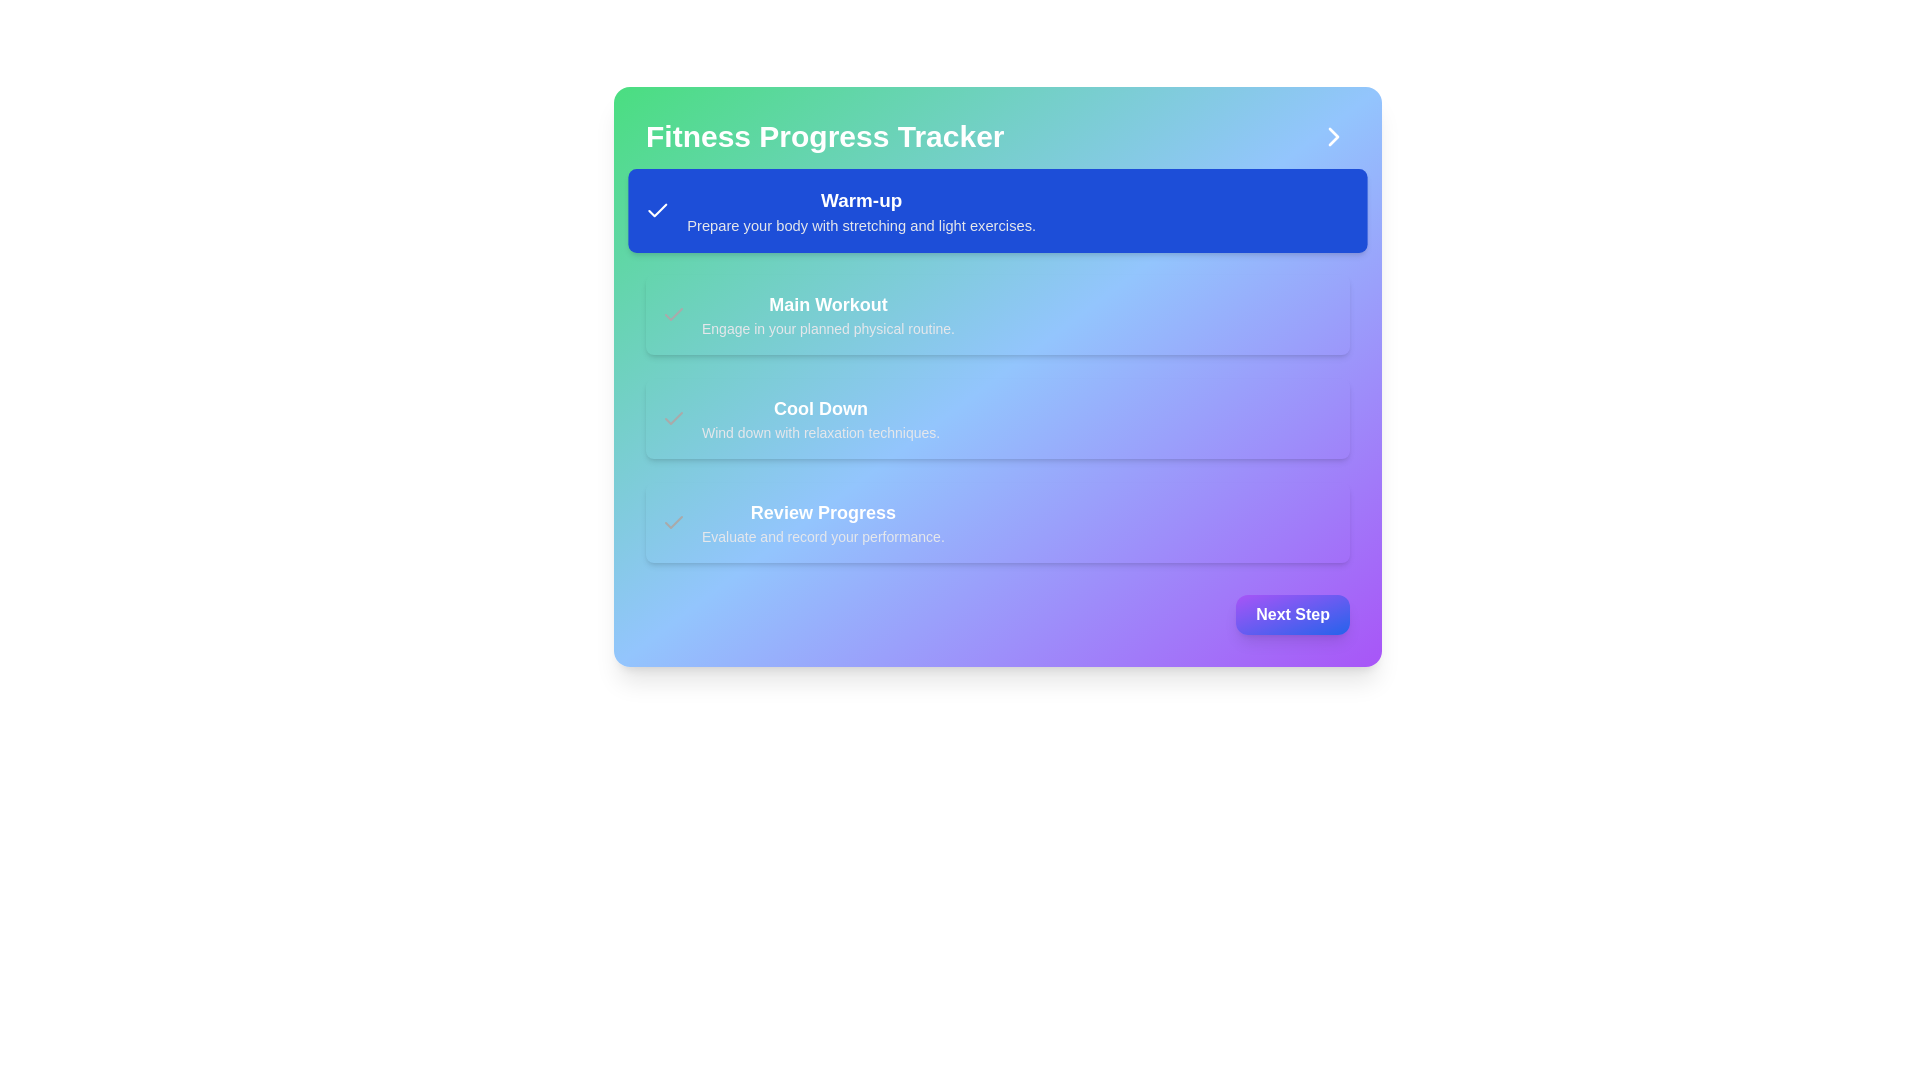 The image size is (1920, 1080). I want to click on the right-pointing chevron arrow icon button in the top-right corner of the 'Fitness Progress Tracker' content area, so click(1334, 136).